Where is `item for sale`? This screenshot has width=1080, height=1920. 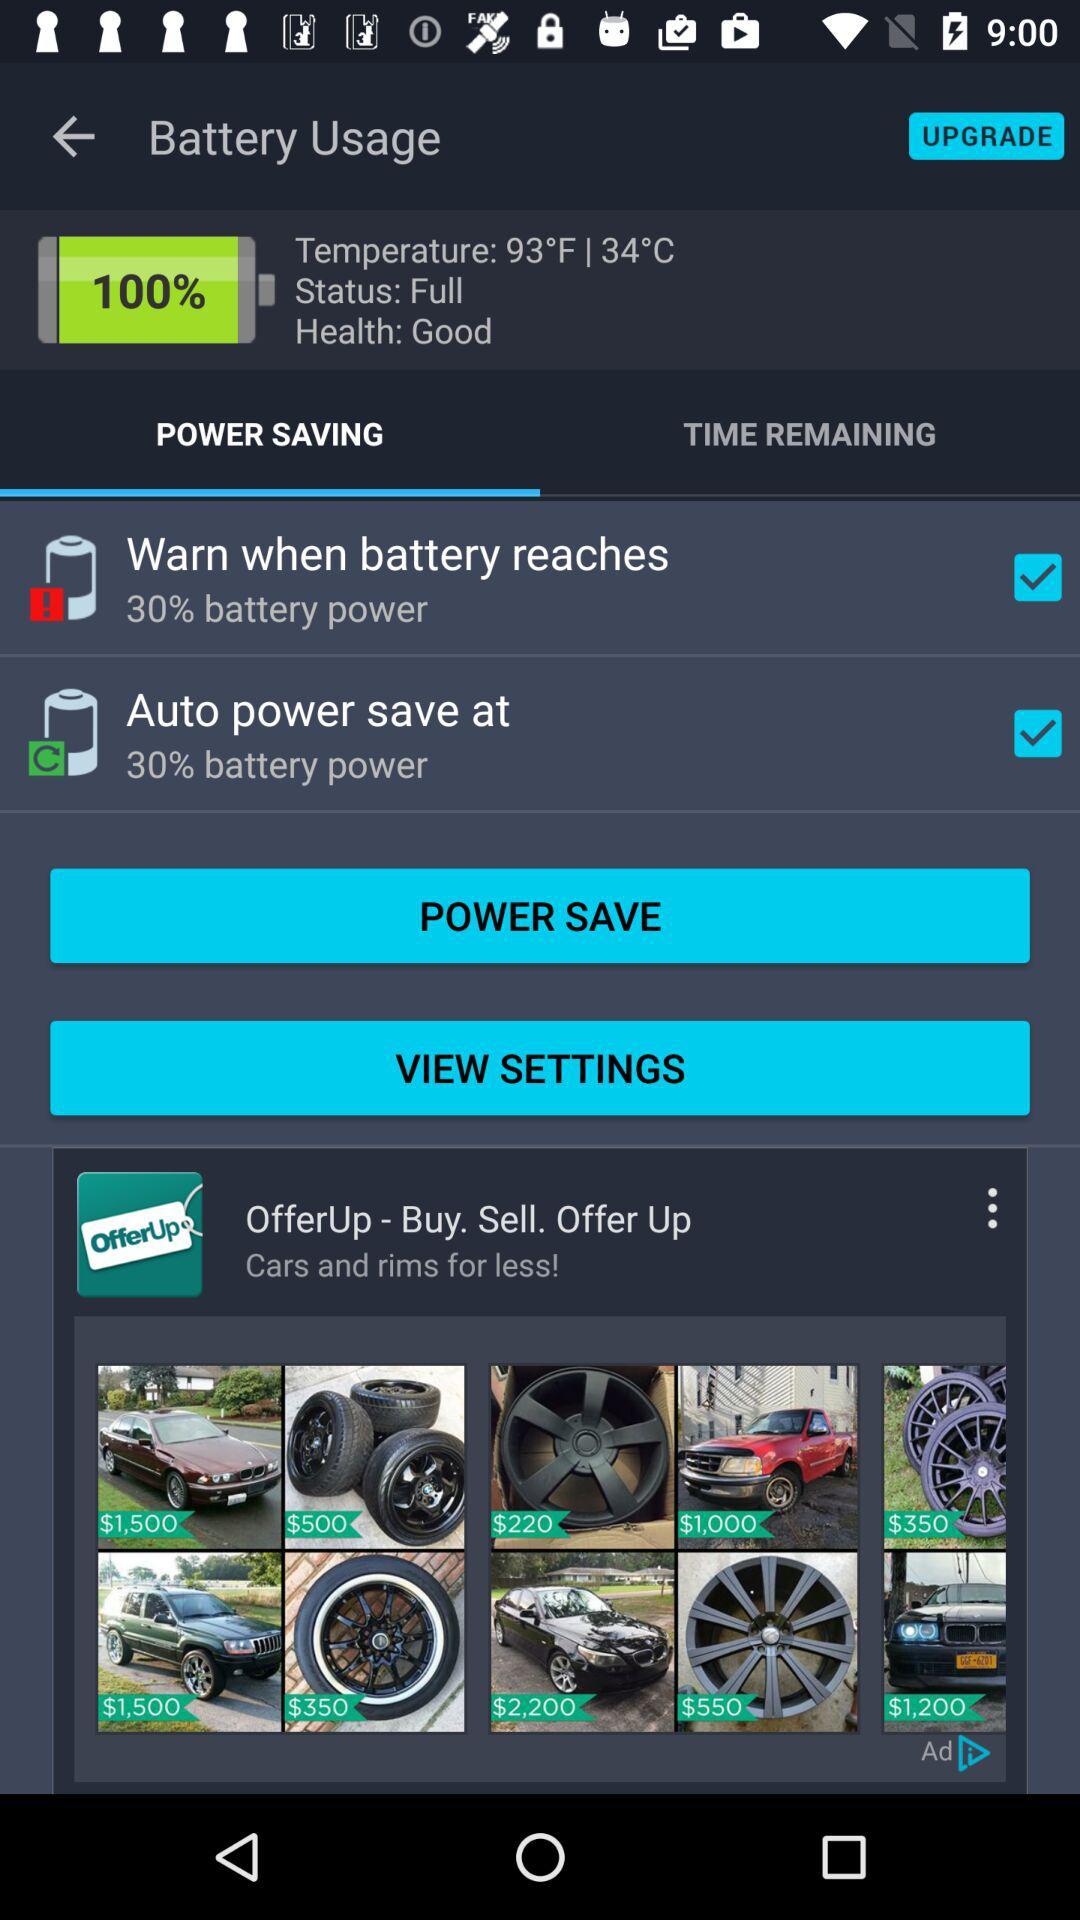
item for sale is located at coordinates (943, 1547).